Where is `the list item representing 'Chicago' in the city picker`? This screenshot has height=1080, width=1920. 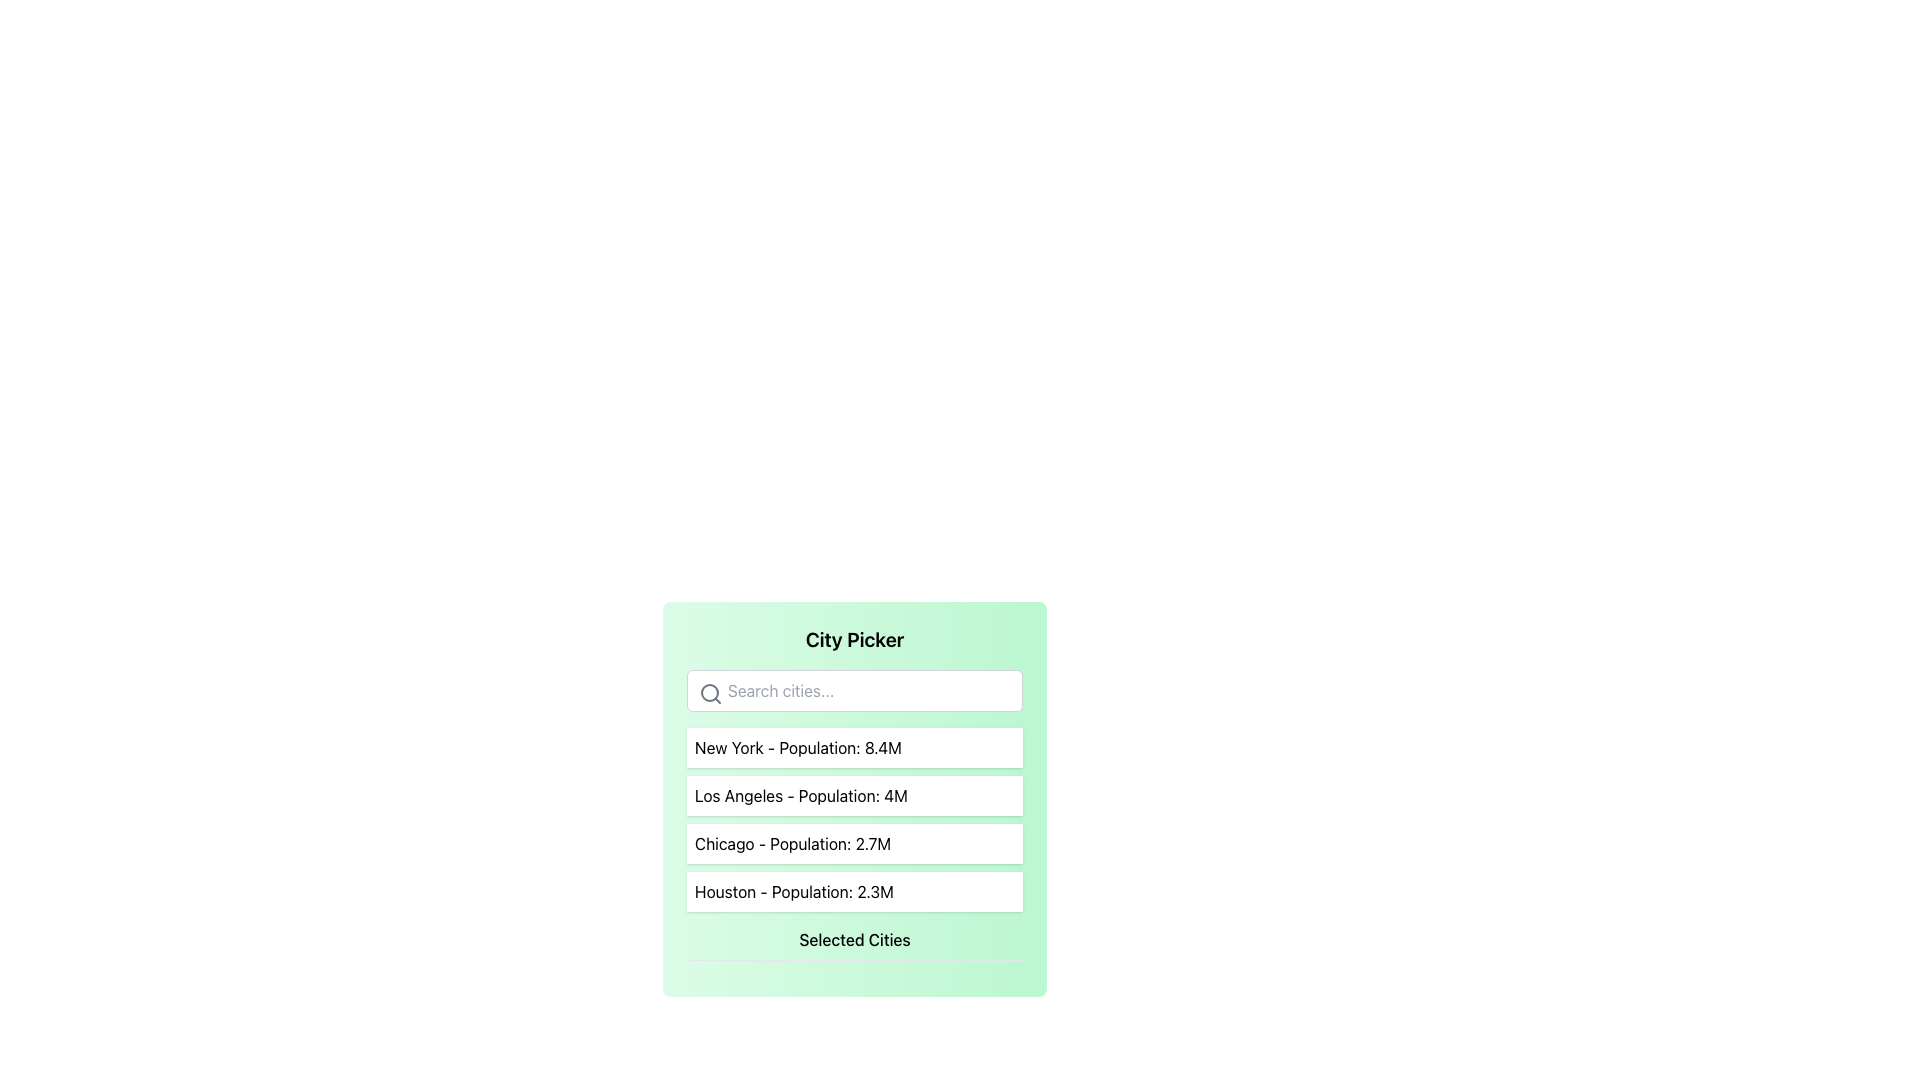 the list item representing 'Chicago' in the city picker is located at coordinates (854, 844).